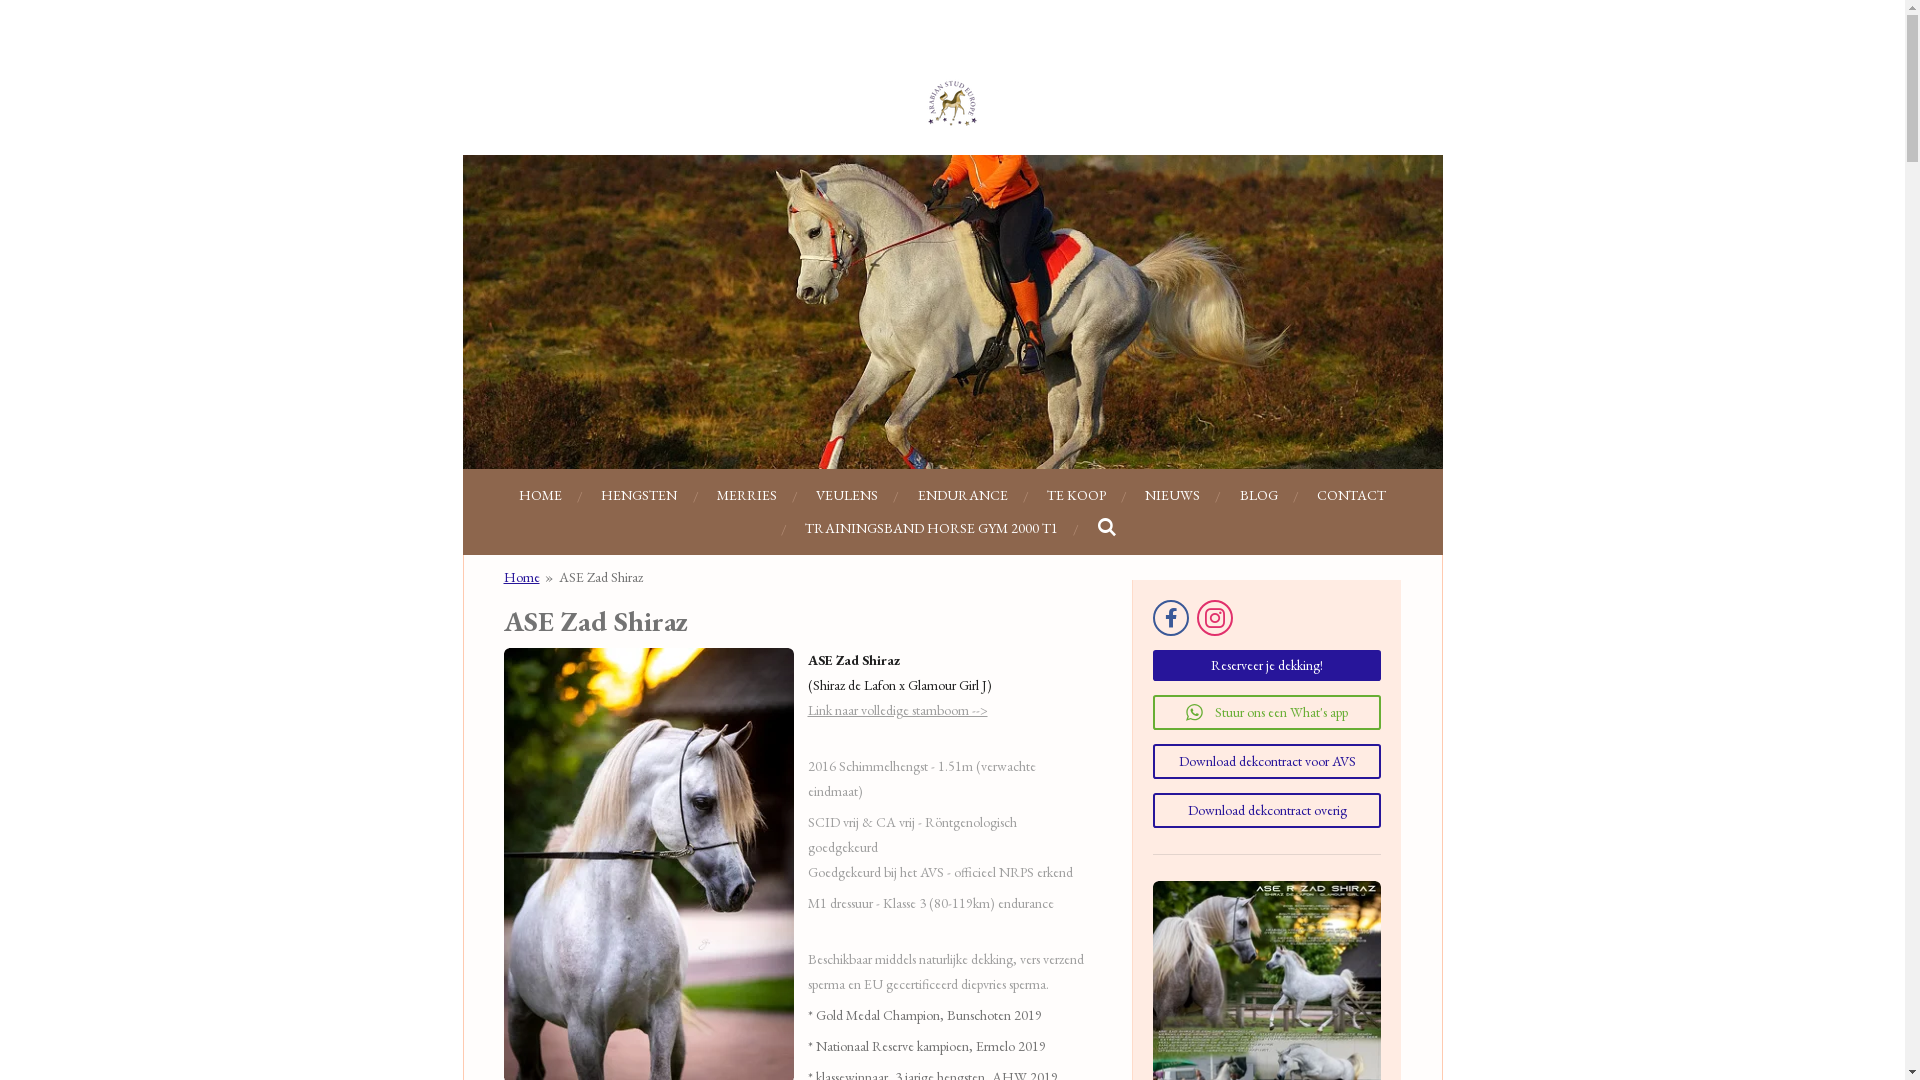  I want to click on 'Reserveer je dekking!', so click(1266, 665).